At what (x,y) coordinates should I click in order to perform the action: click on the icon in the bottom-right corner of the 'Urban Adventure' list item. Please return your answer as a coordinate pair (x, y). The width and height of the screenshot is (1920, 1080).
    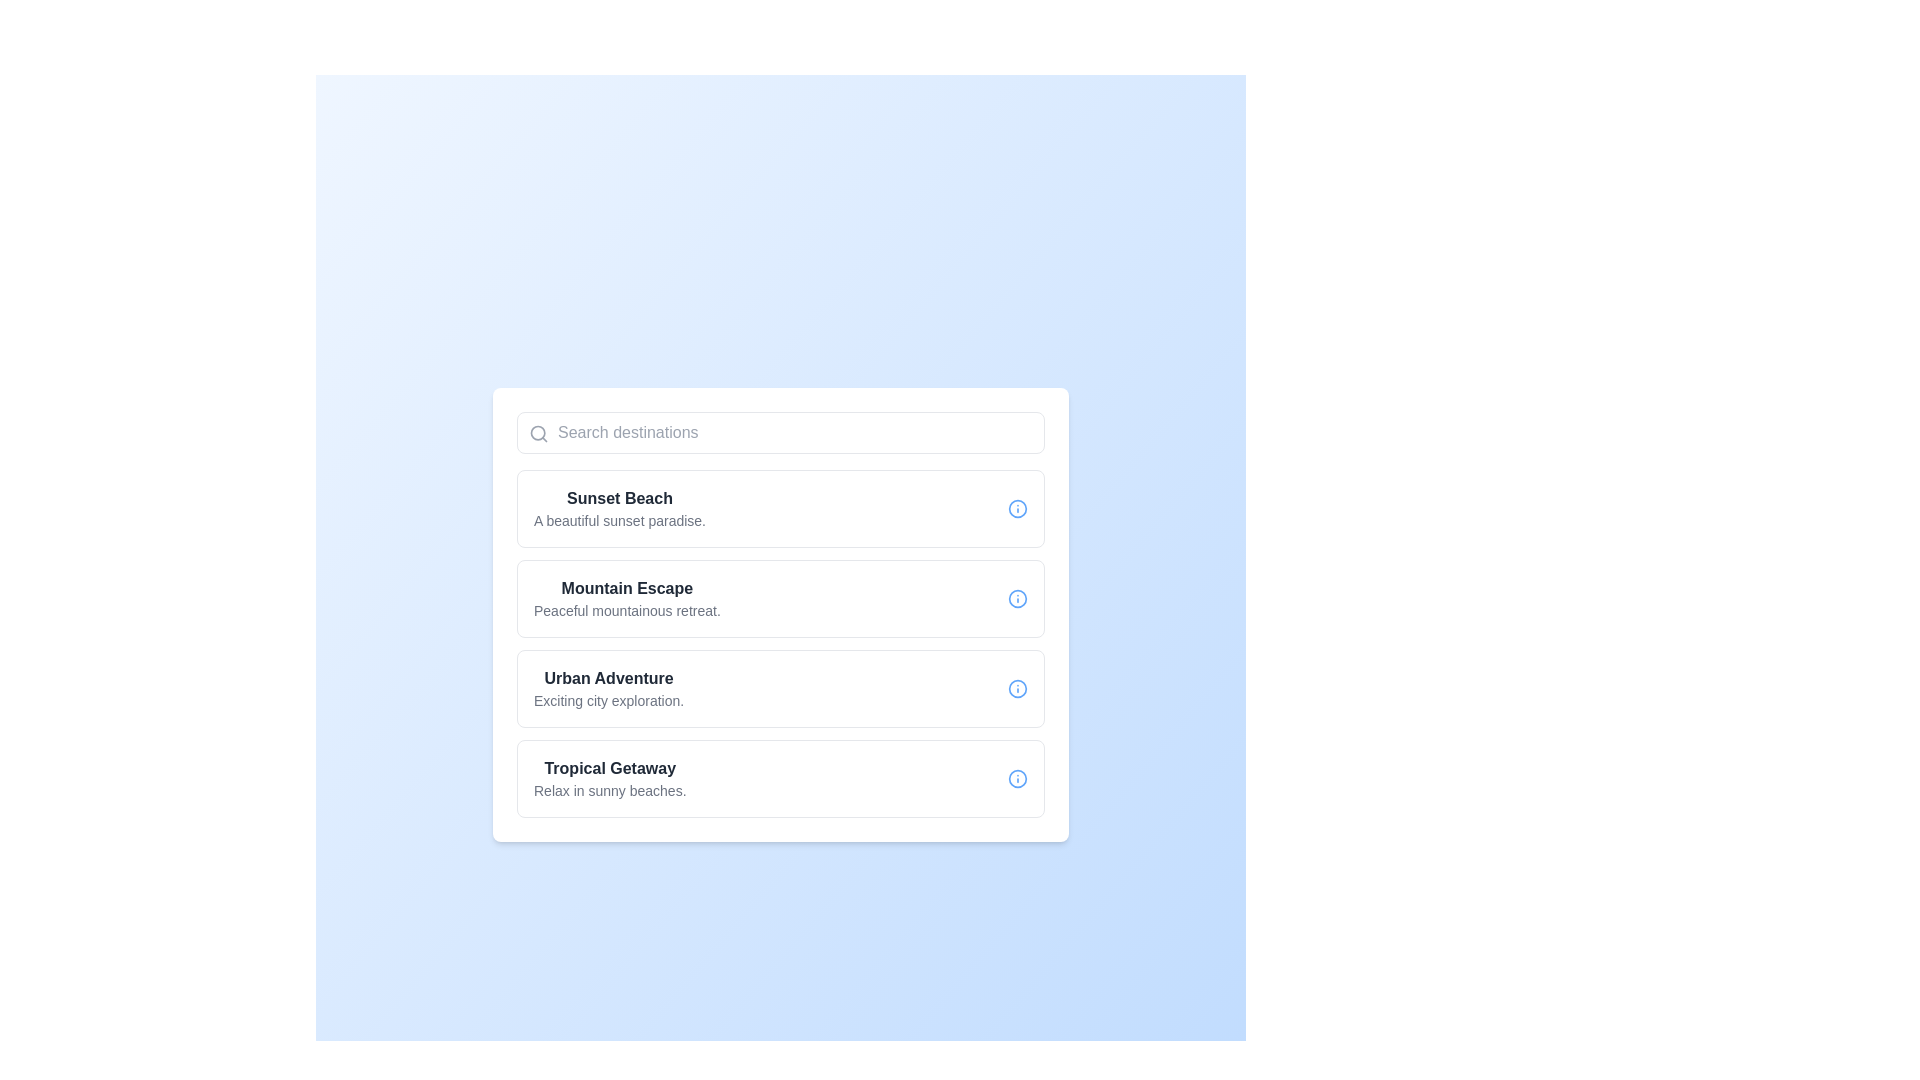
    Looking at the image, I should click on (1017, 688).